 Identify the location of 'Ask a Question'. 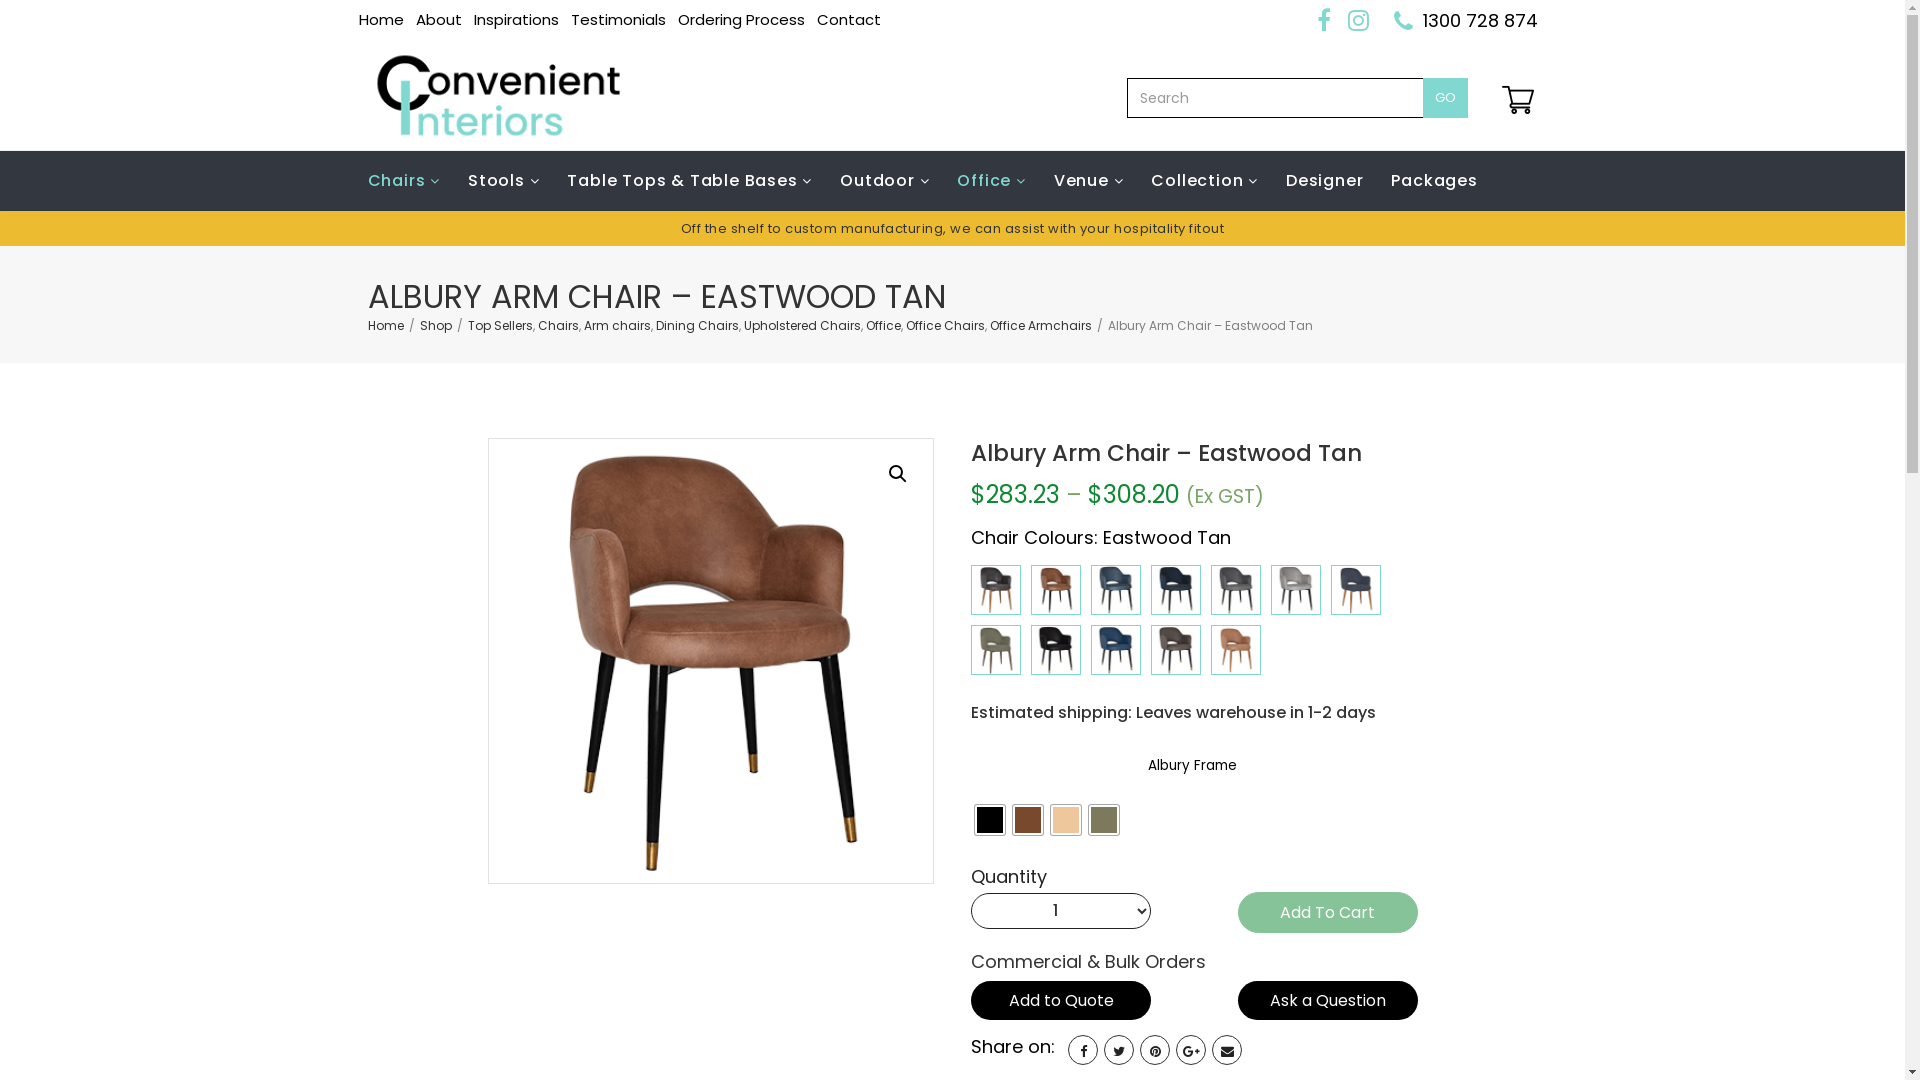
(1328, 1000).